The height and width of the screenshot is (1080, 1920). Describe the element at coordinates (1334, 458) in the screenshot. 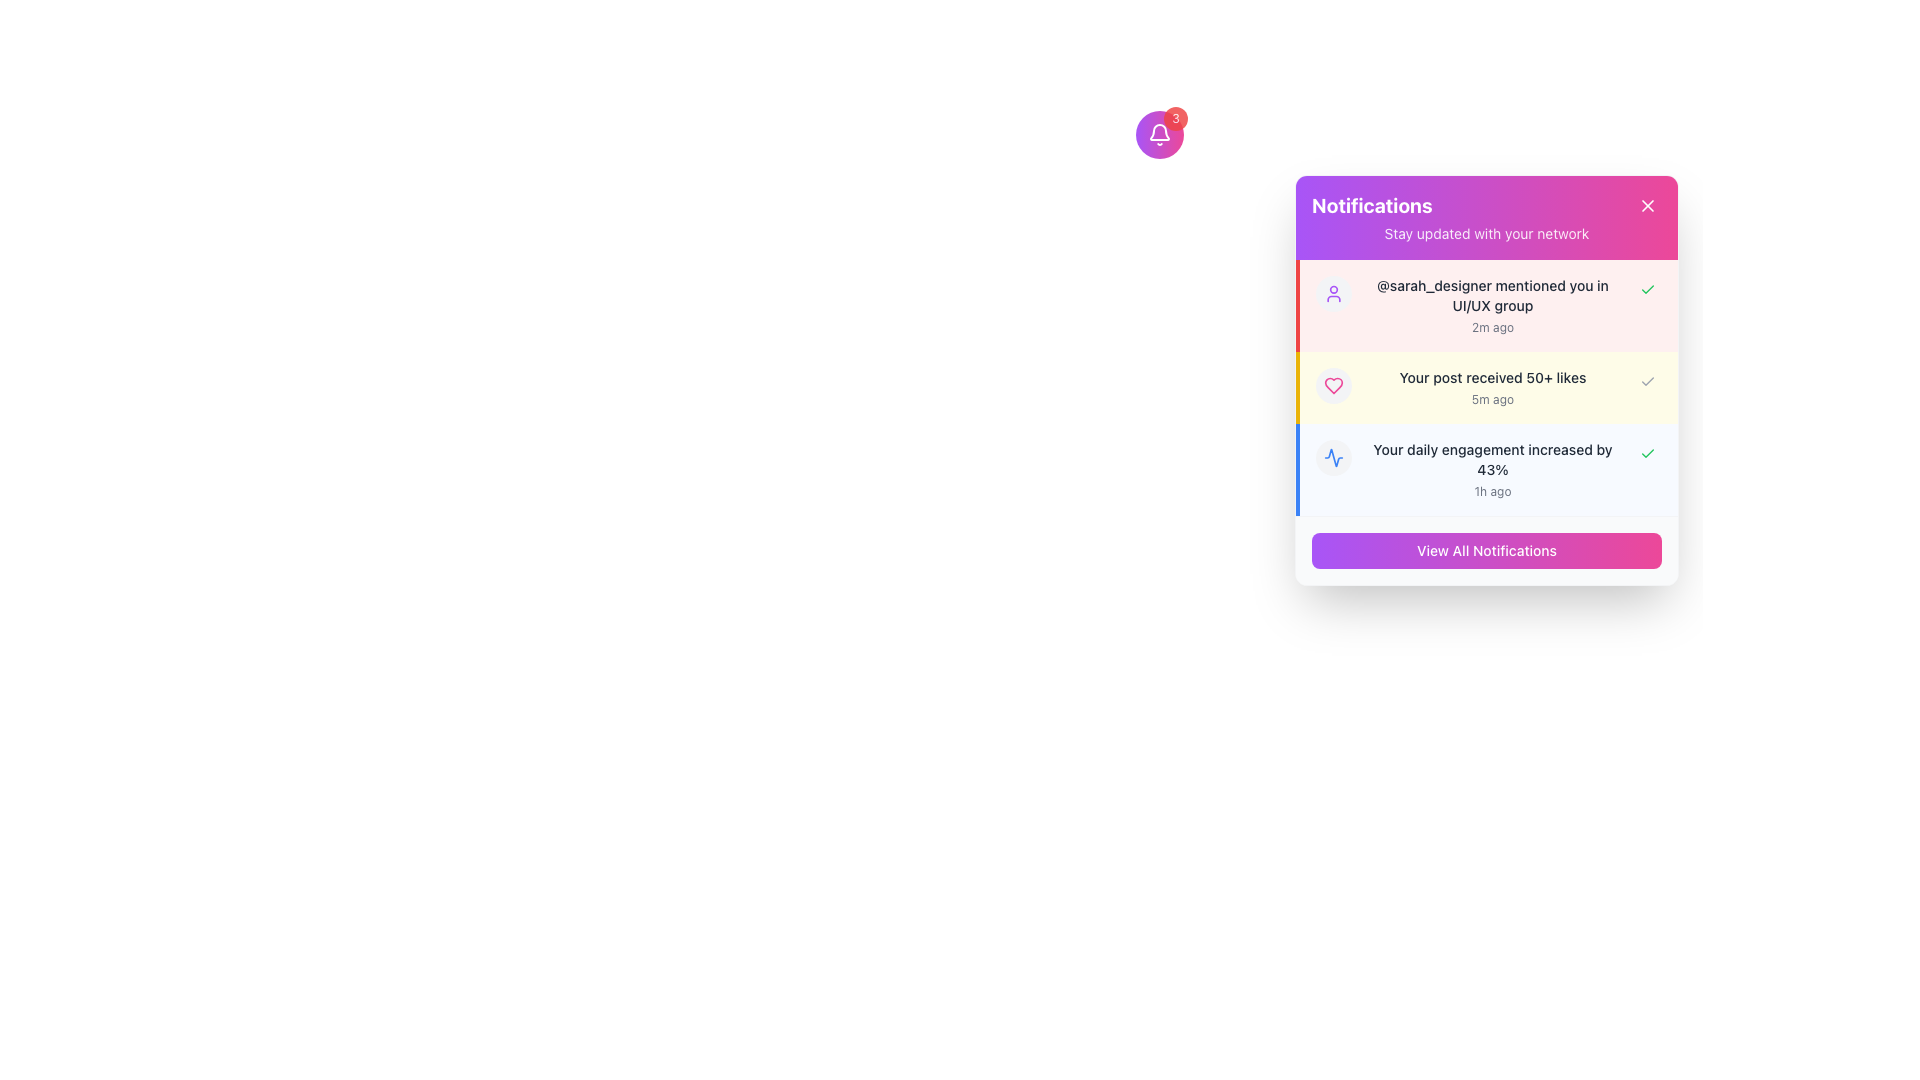

I see `the notification icon located at the top-left corner of the notification message stating 'Your daily engagement increased by 43%' for interaction` at that location.